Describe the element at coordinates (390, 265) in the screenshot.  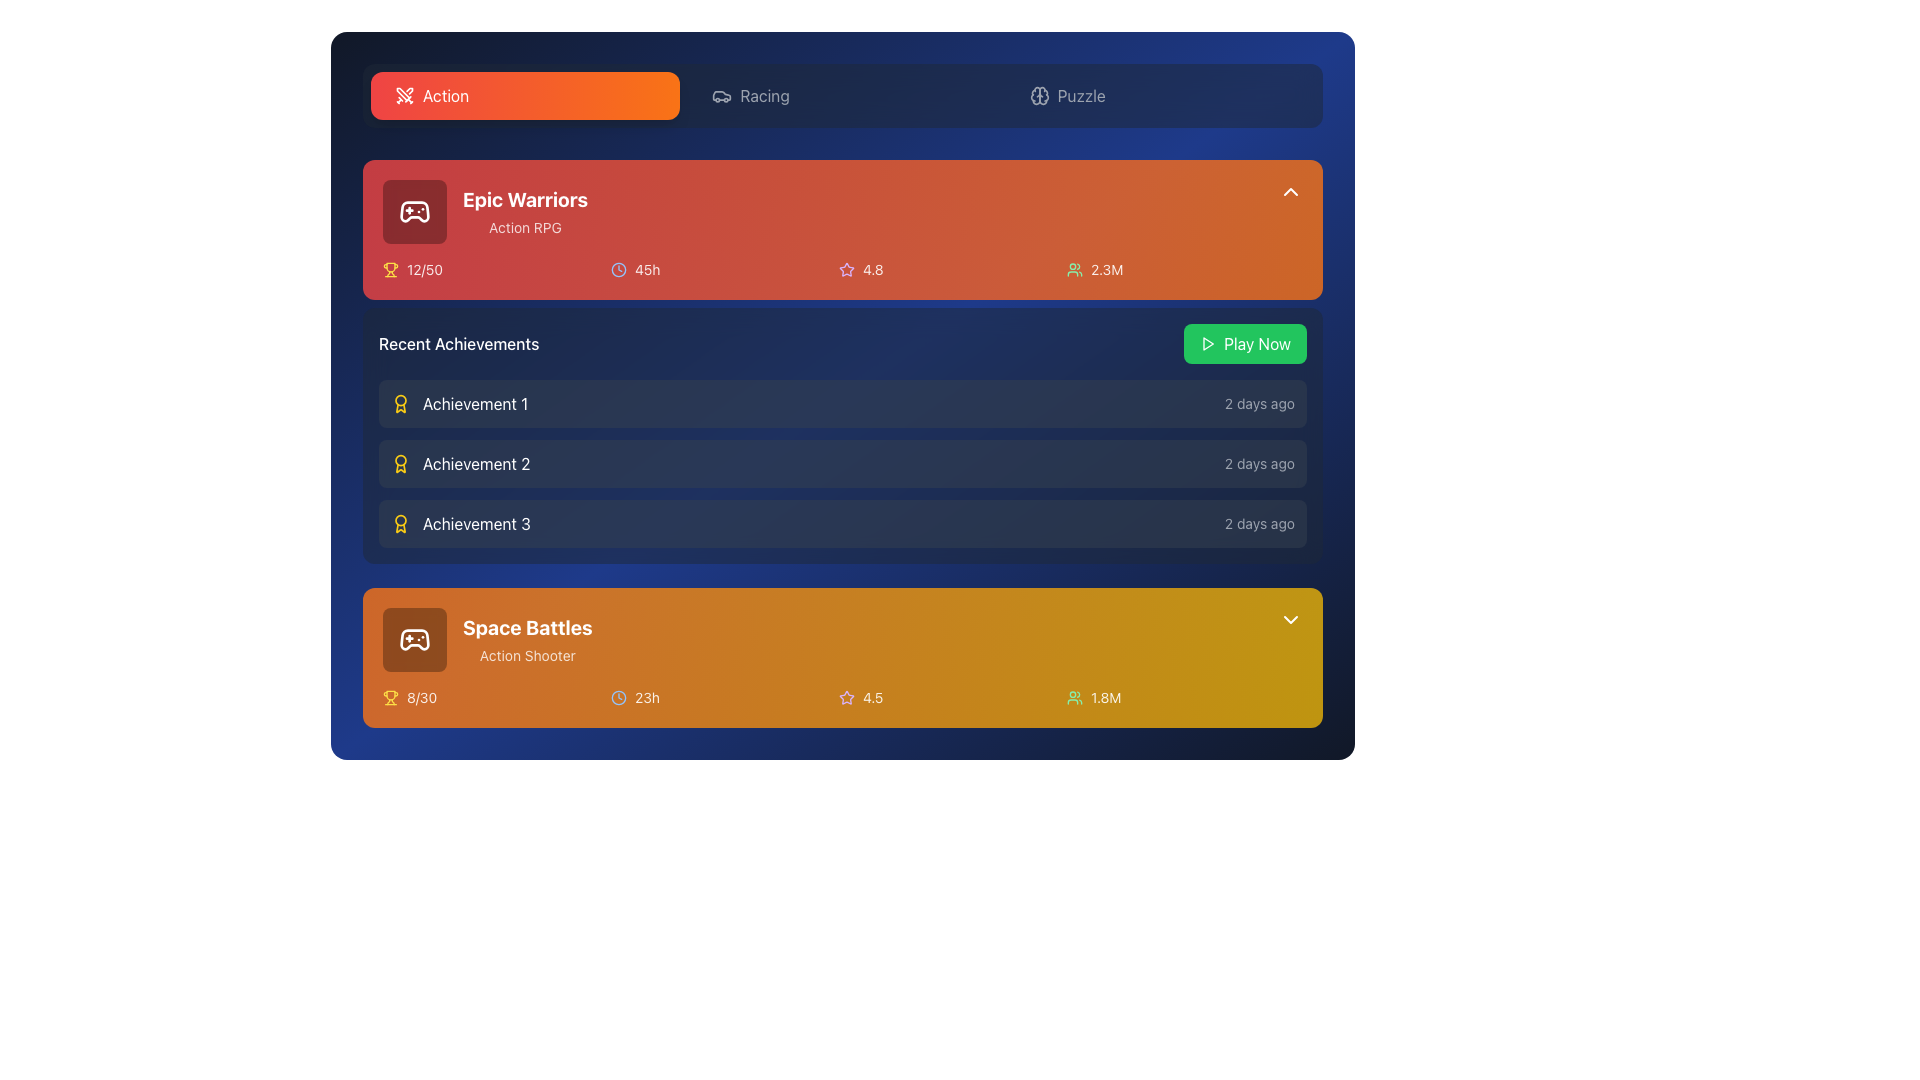
I see `the trophy icon representing achievements in the 'Epic Warriors' section, which is located in the lower left corner of the red card` at that location.